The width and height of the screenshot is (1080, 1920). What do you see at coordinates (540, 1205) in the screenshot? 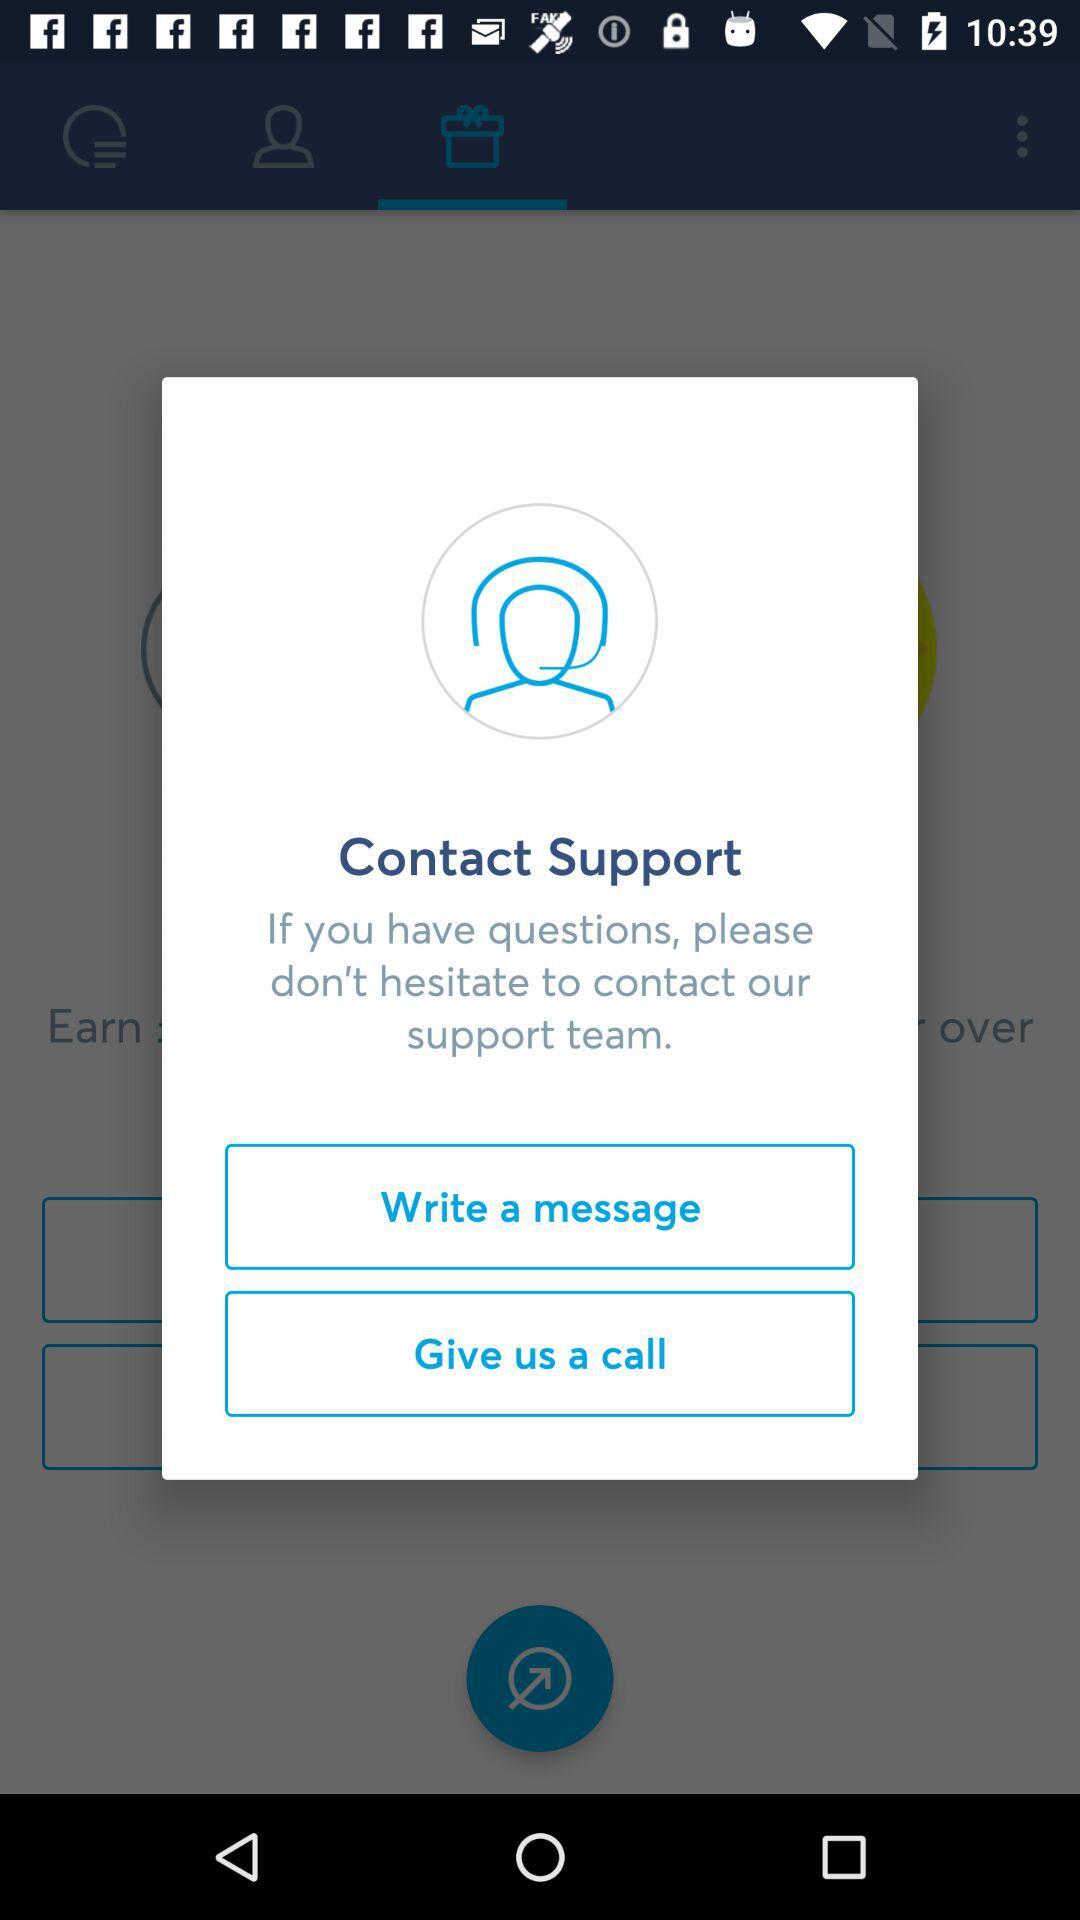
I see `icon below the if you have` at bounding box center [540, 1205].